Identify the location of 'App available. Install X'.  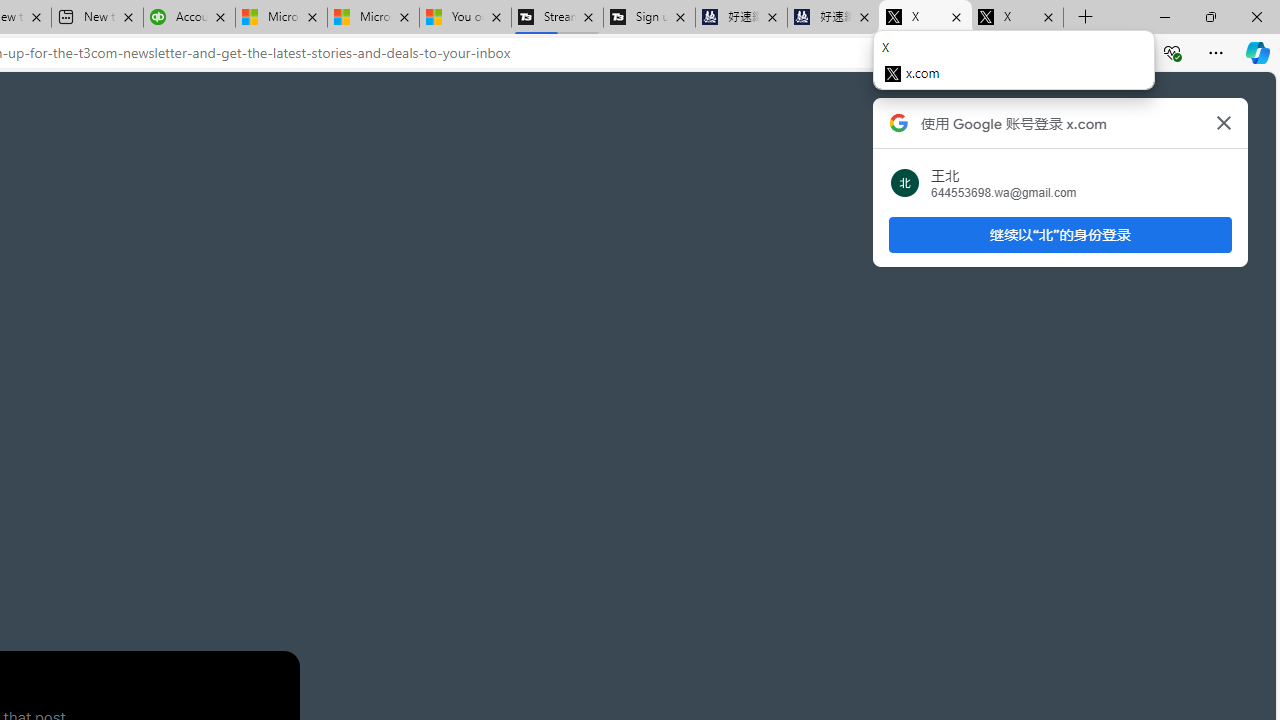
(909, 52).